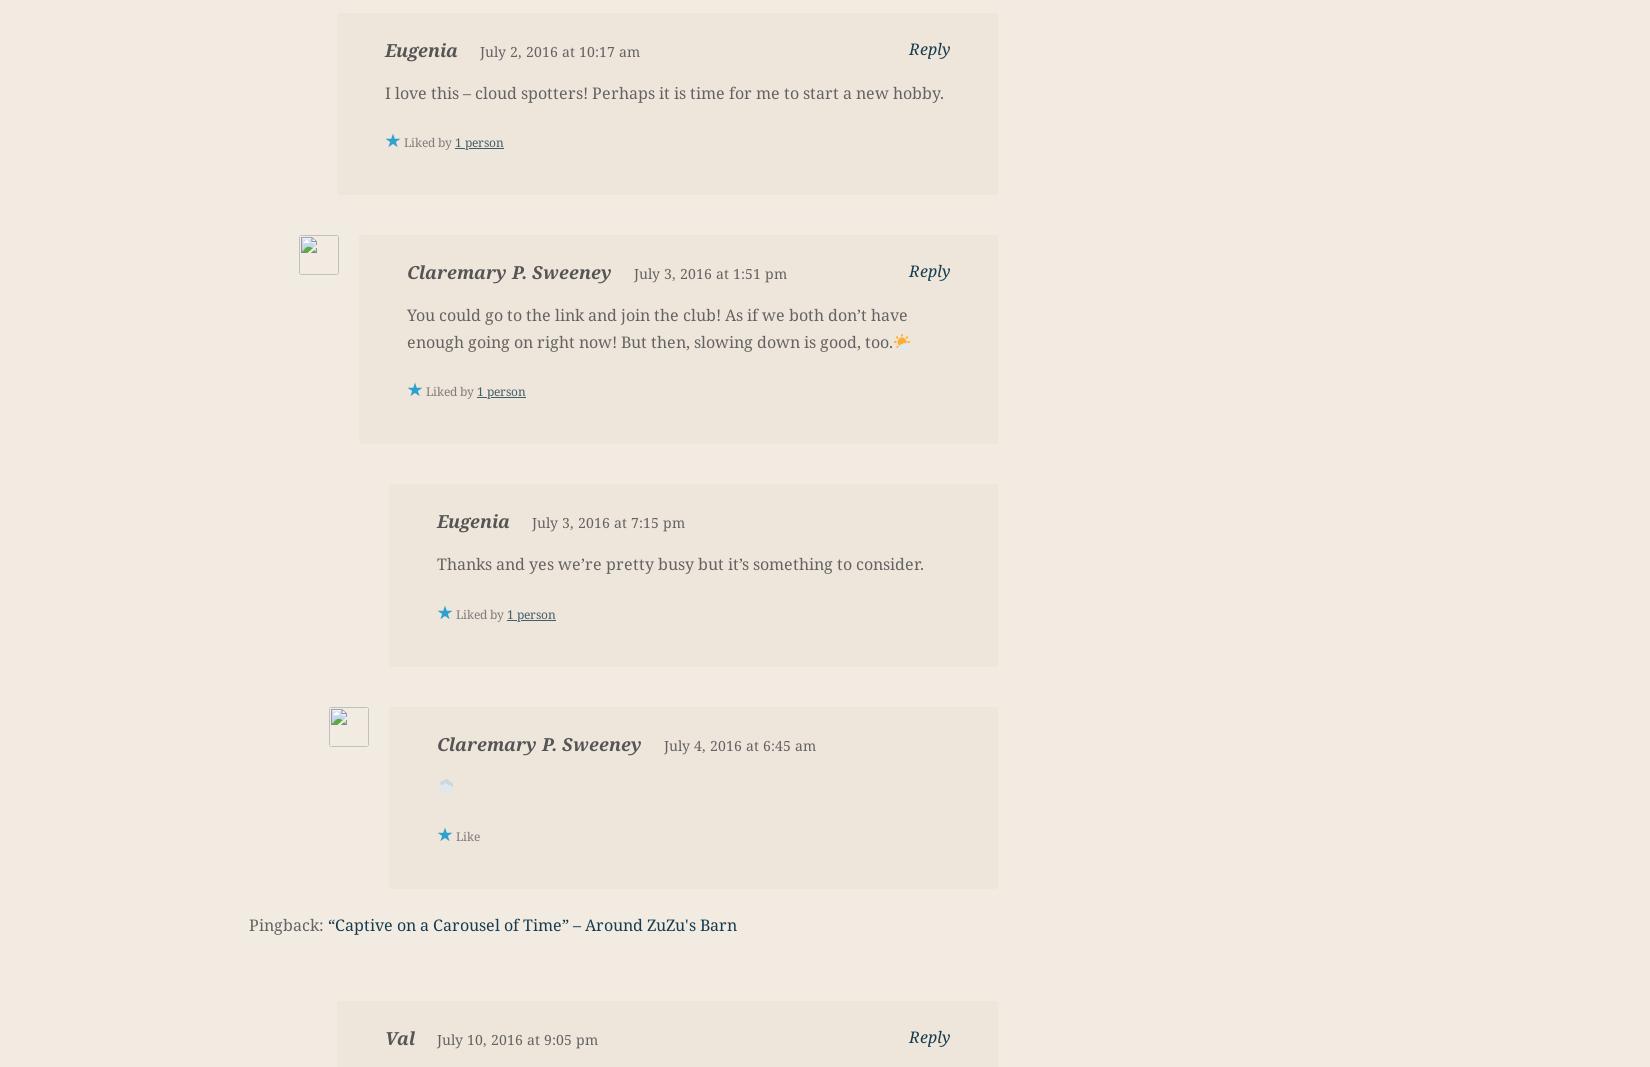 This screenshot has width=1650, height=1067. I want to click on 'I love this – cloud spotters! Perhaps it is time for me to start a new hobby.', so click(384, 90).